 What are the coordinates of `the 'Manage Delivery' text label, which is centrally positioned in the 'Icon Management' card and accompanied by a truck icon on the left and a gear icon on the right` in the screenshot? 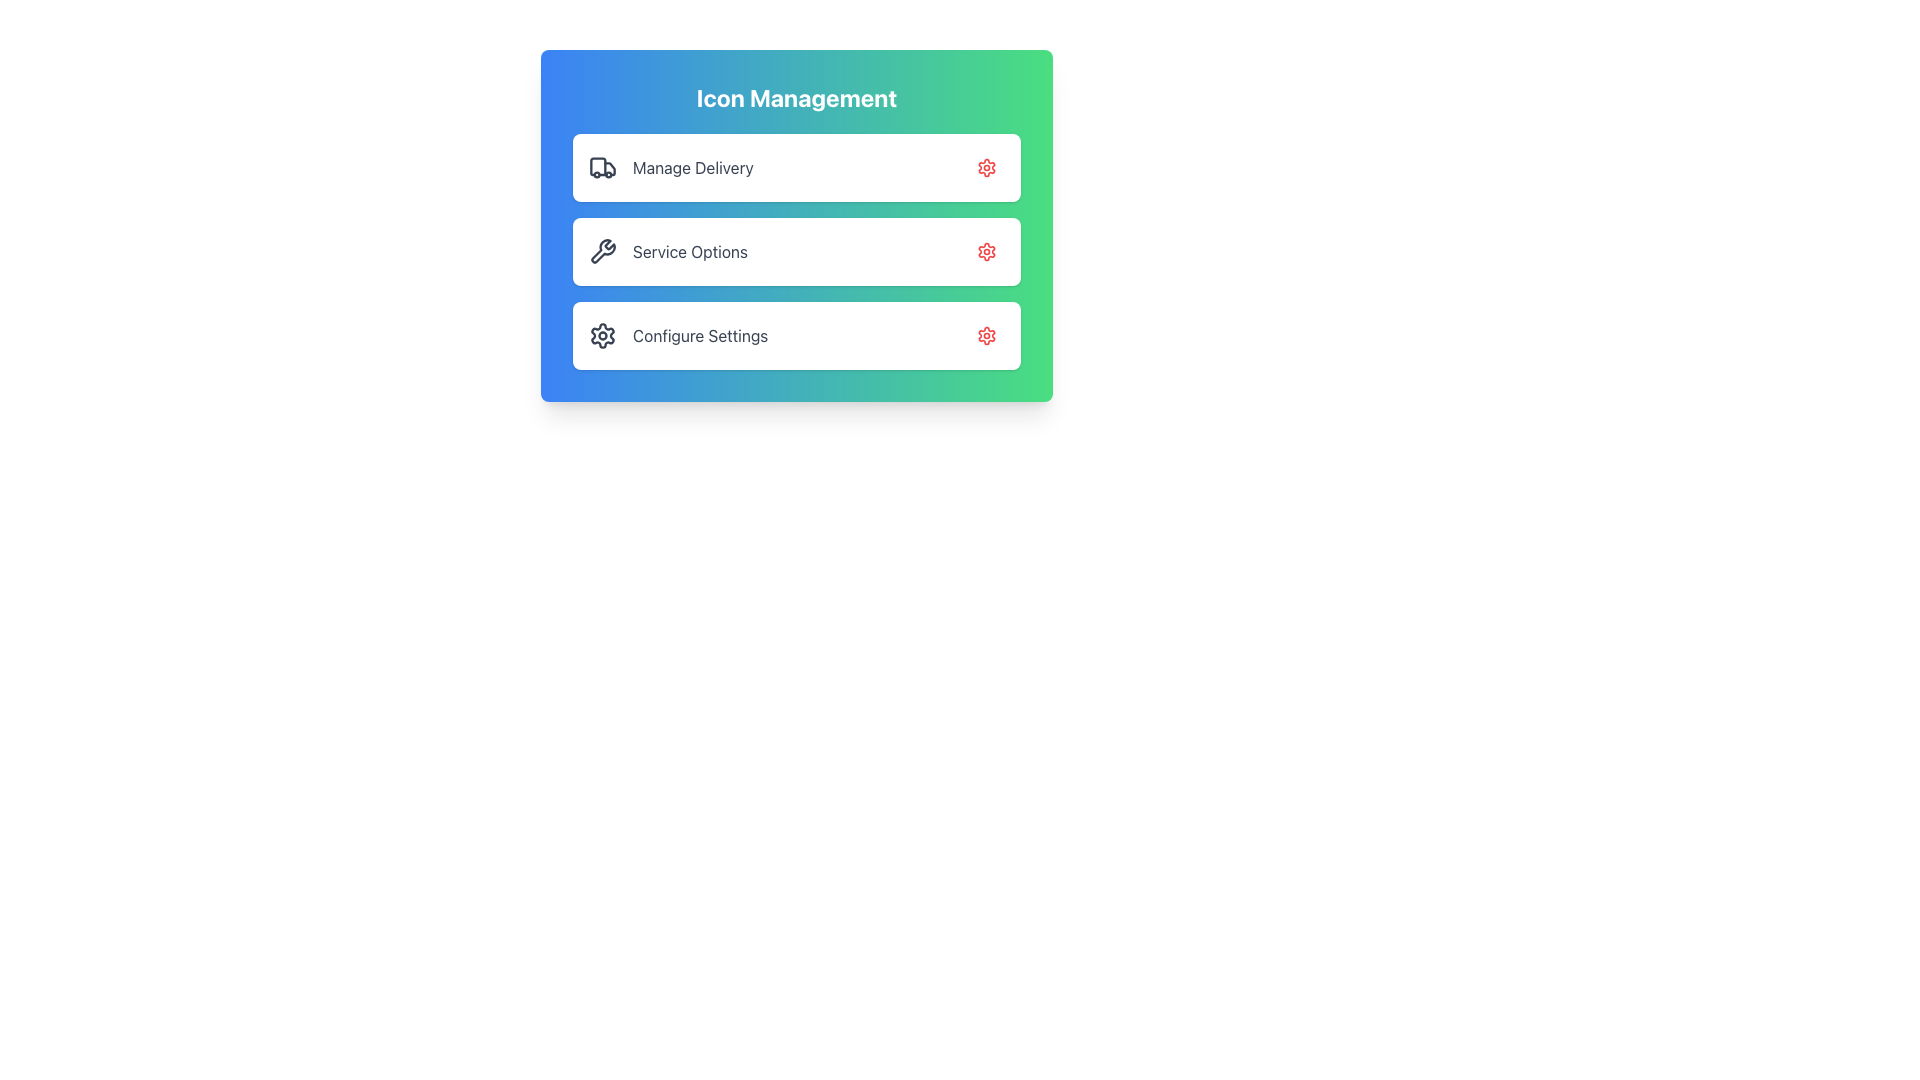 It's located at (693, 167).